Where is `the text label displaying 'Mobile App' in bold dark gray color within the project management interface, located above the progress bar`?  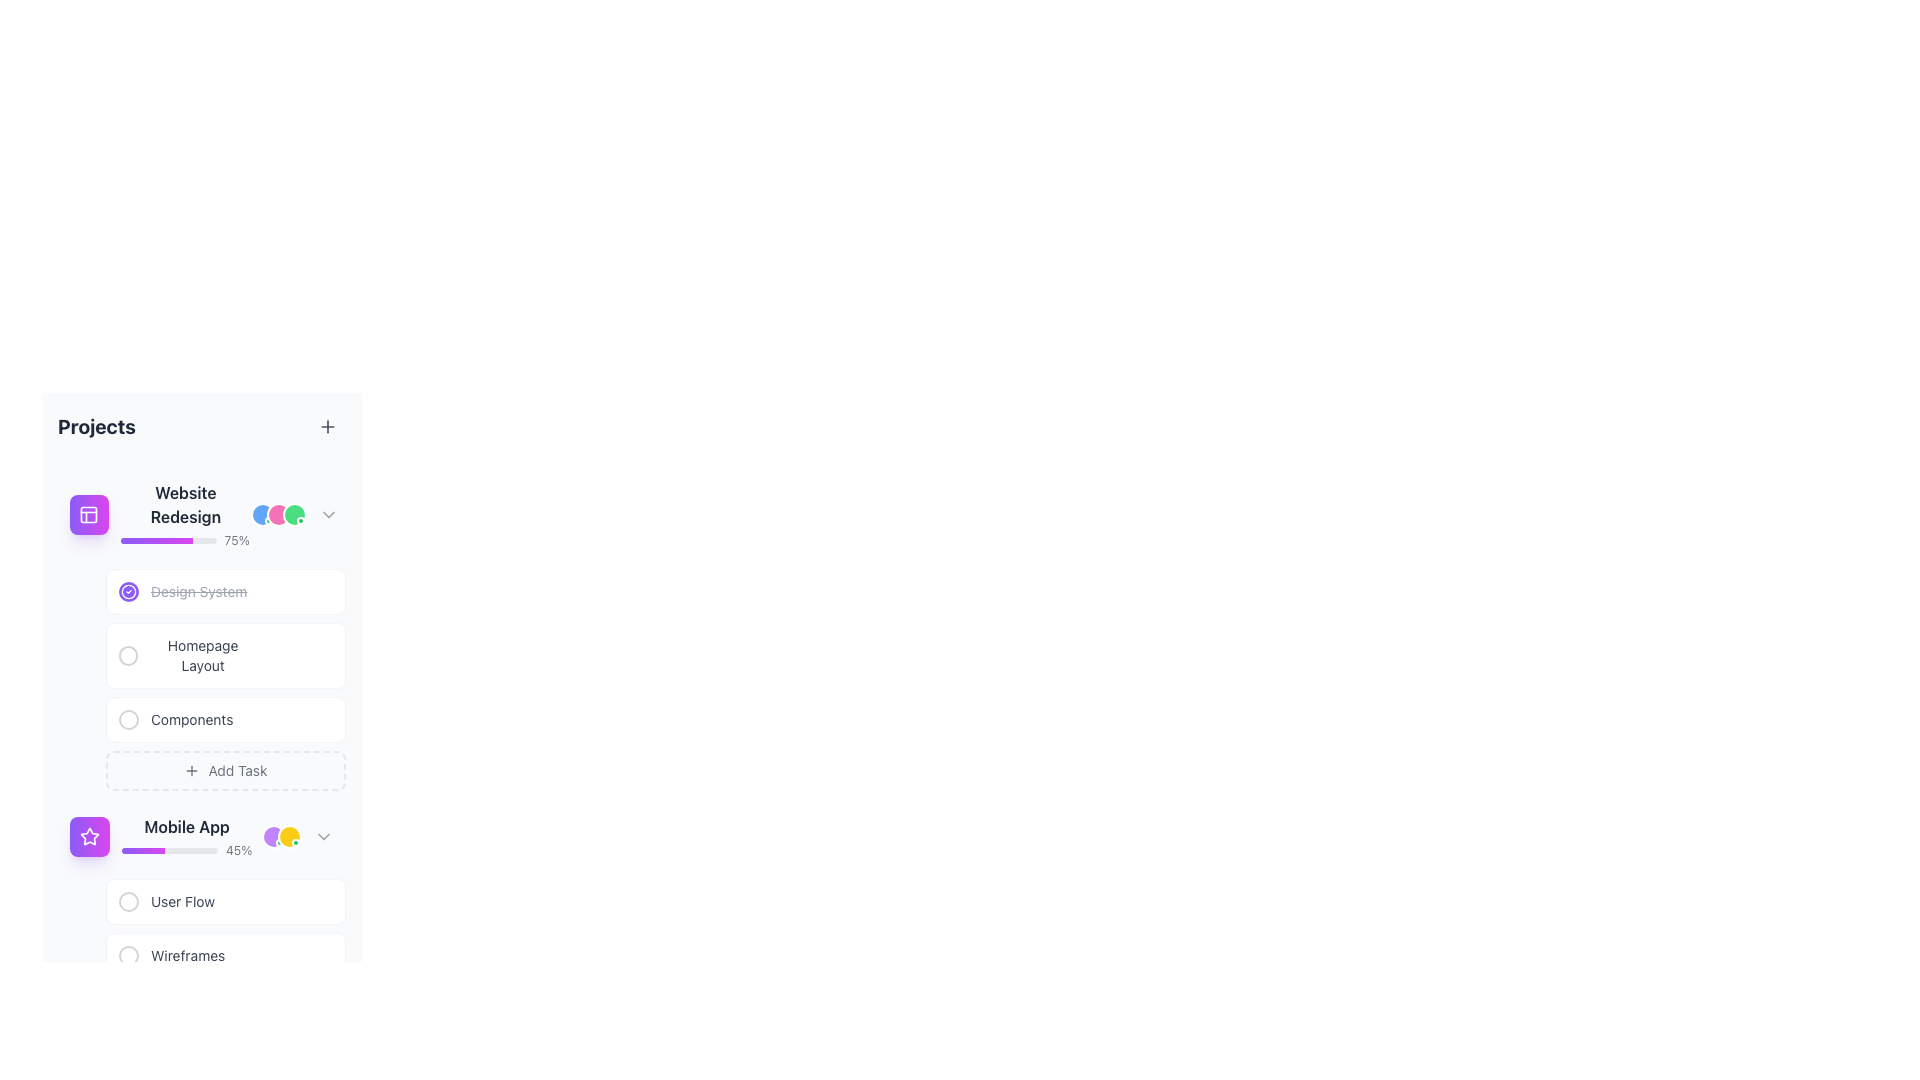 the text label displaying 'Mobile App' in bold dark gray color within the project management interface, located above the progress bar is located at coordinates (187, 826).